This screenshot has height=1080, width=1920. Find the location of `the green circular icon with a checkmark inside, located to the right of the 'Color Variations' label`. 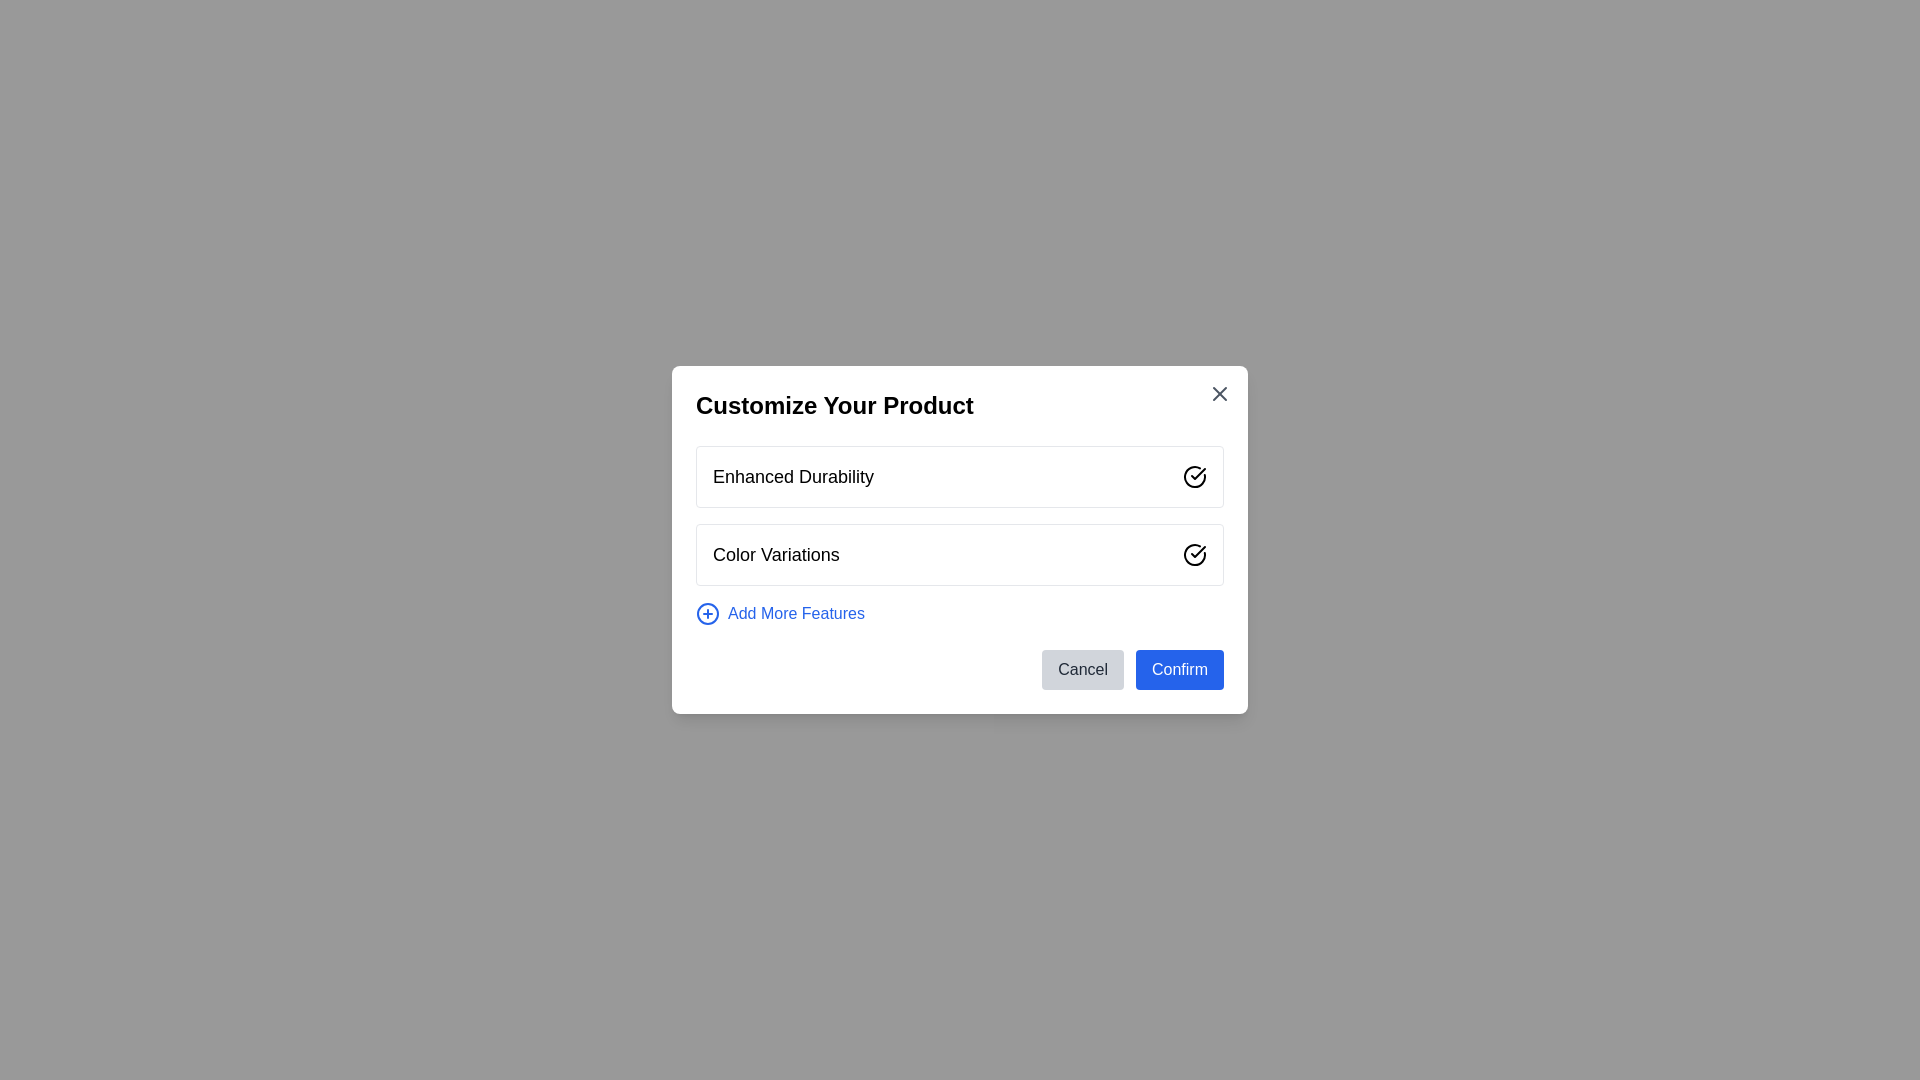

the green circular icon with a checkmark inside, located to the right of the 'Color Variations' label is located at coordinates (1195, 555).